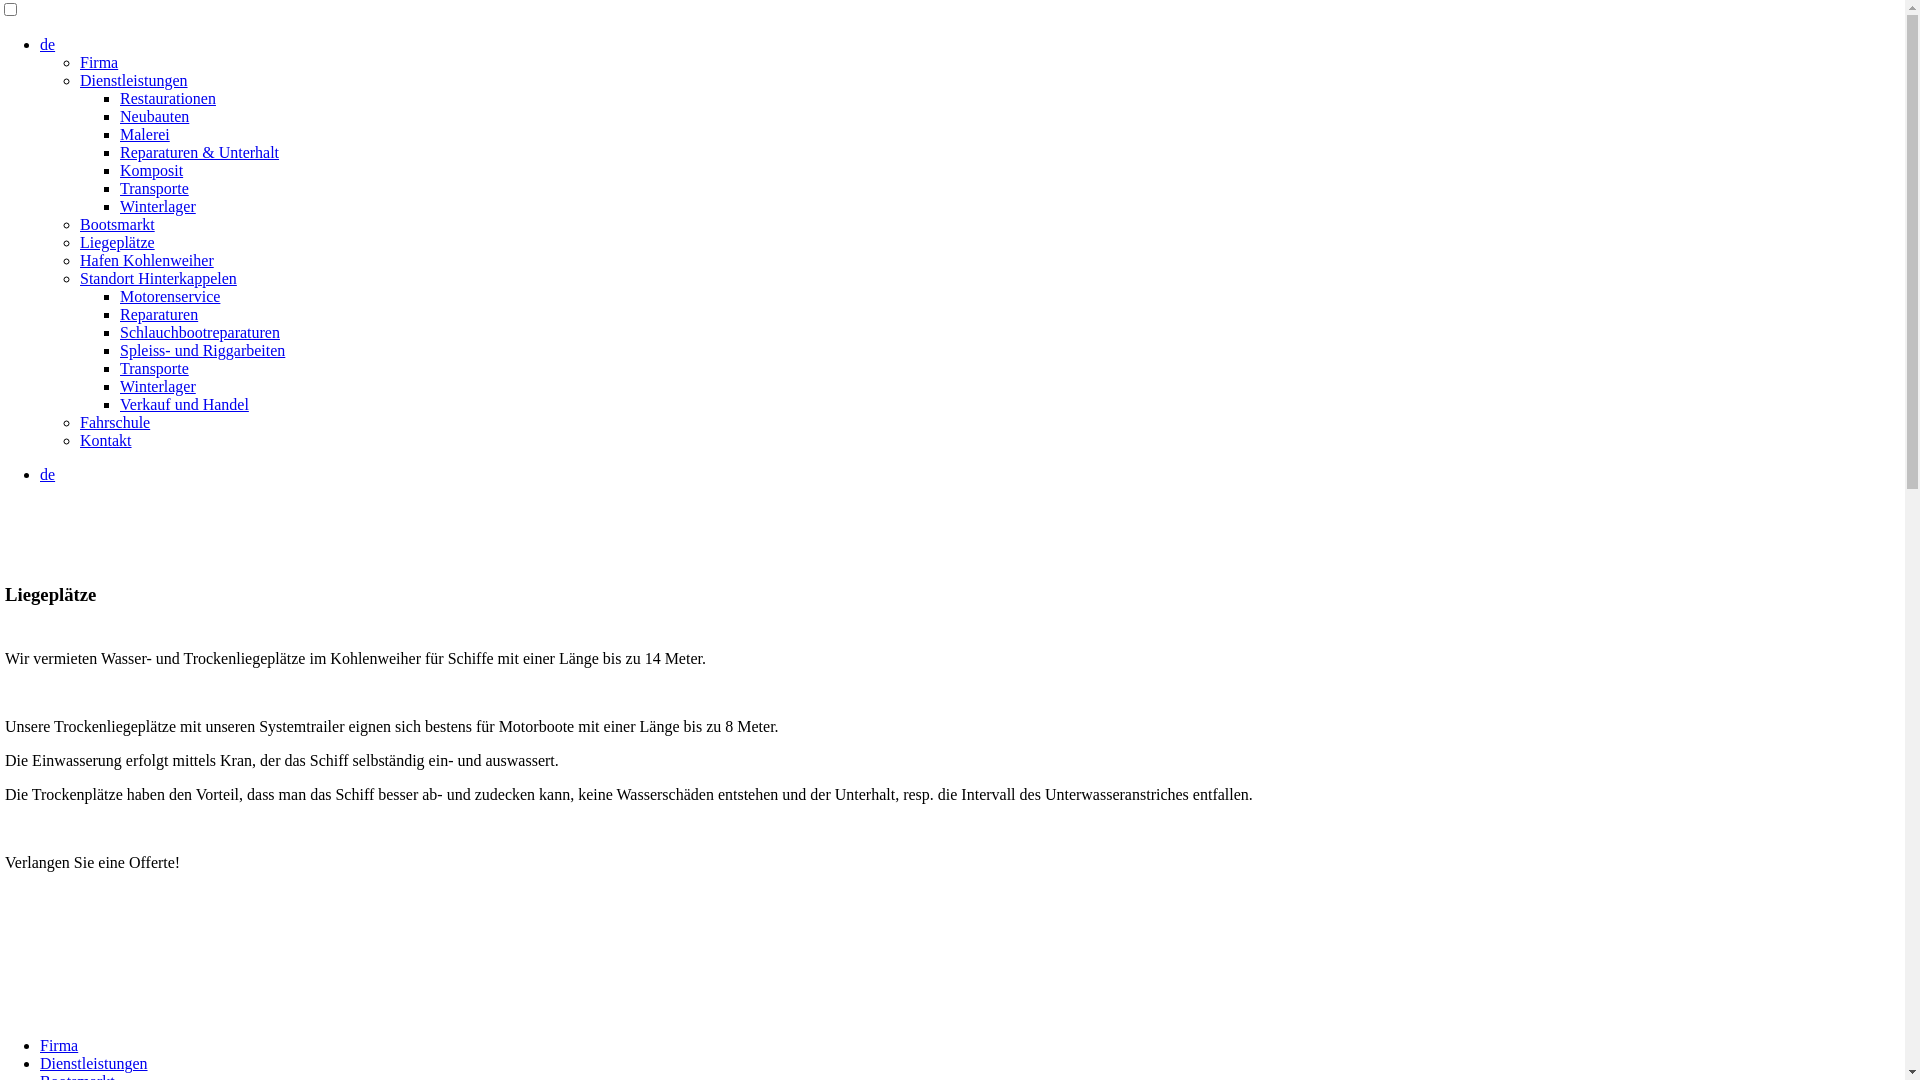 The image size is (1920, 1080). What do you see at coordinates (119, 169) in the screenshot?
I see `'Komposit'` at bounding box center [119, 169].